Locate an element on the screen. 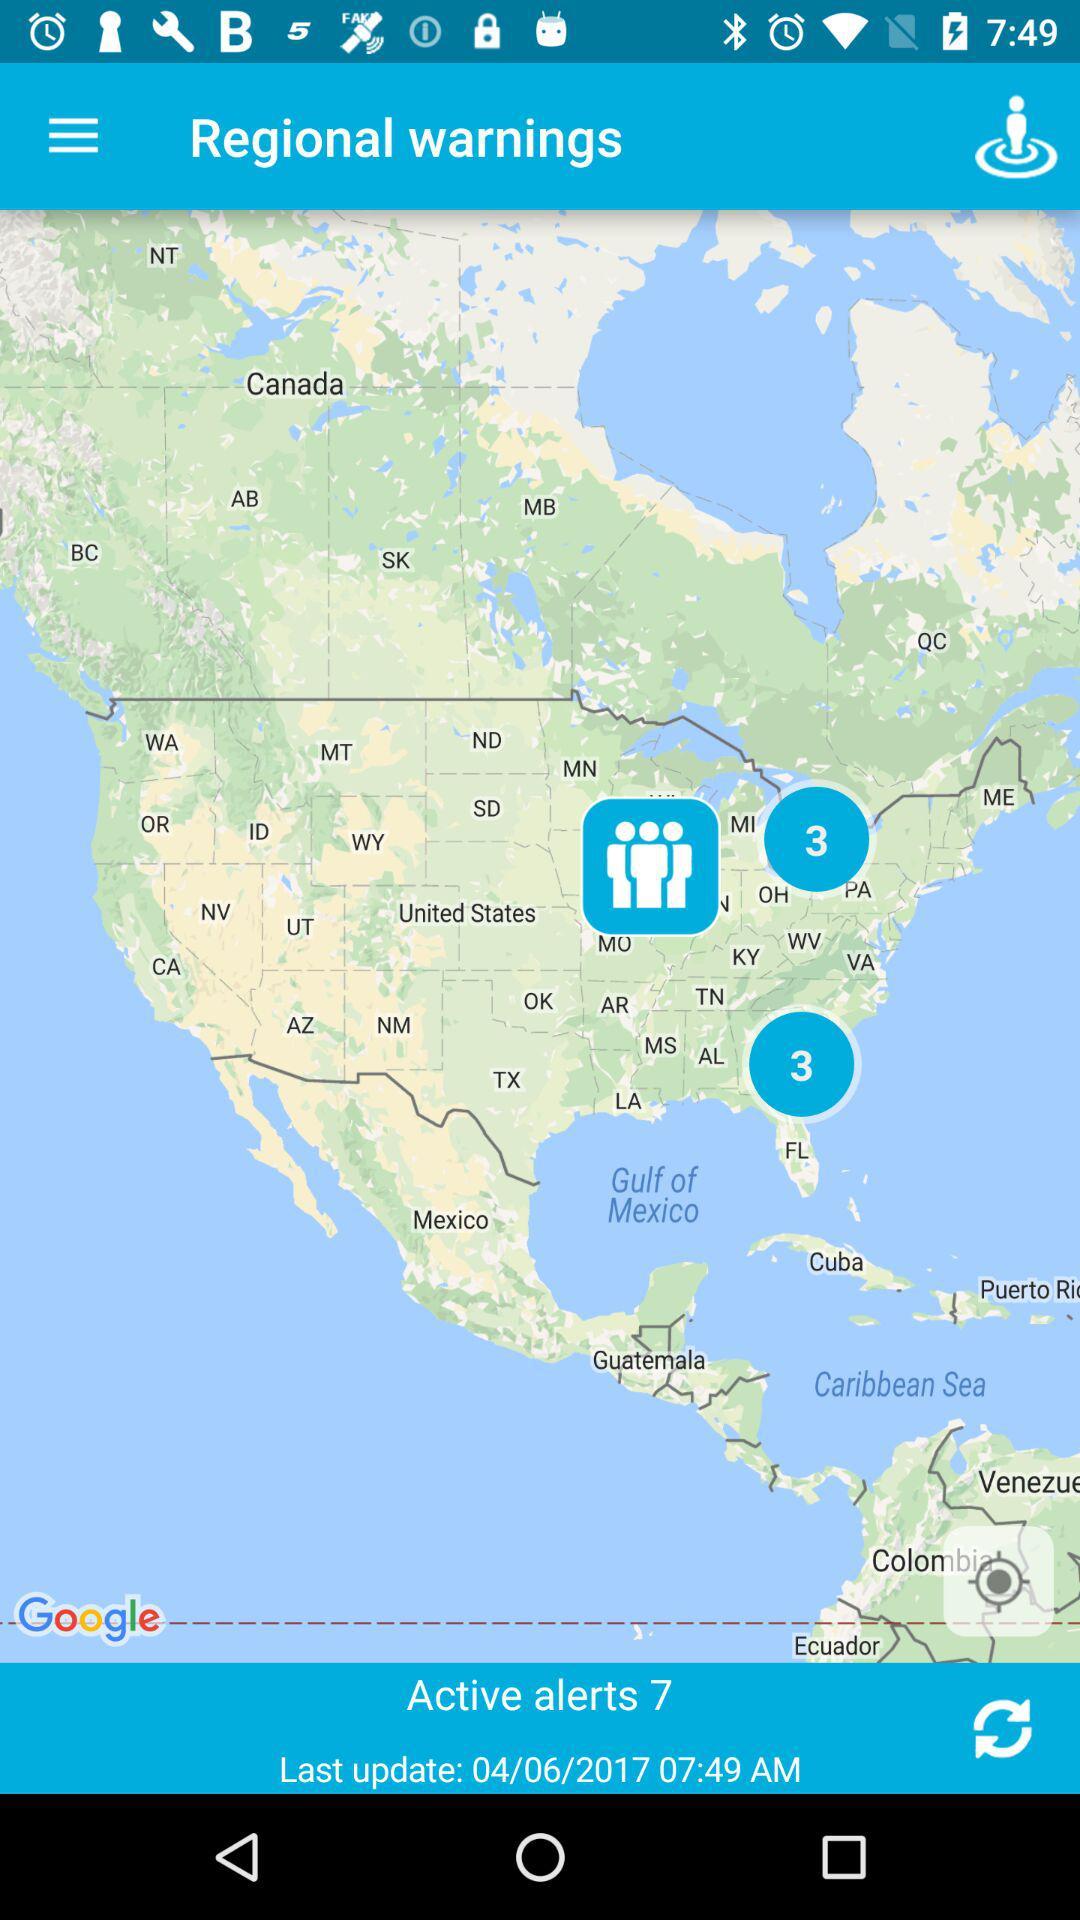 The image size is (1080, 1920). refresh is located at coordinates (1002, 1727).